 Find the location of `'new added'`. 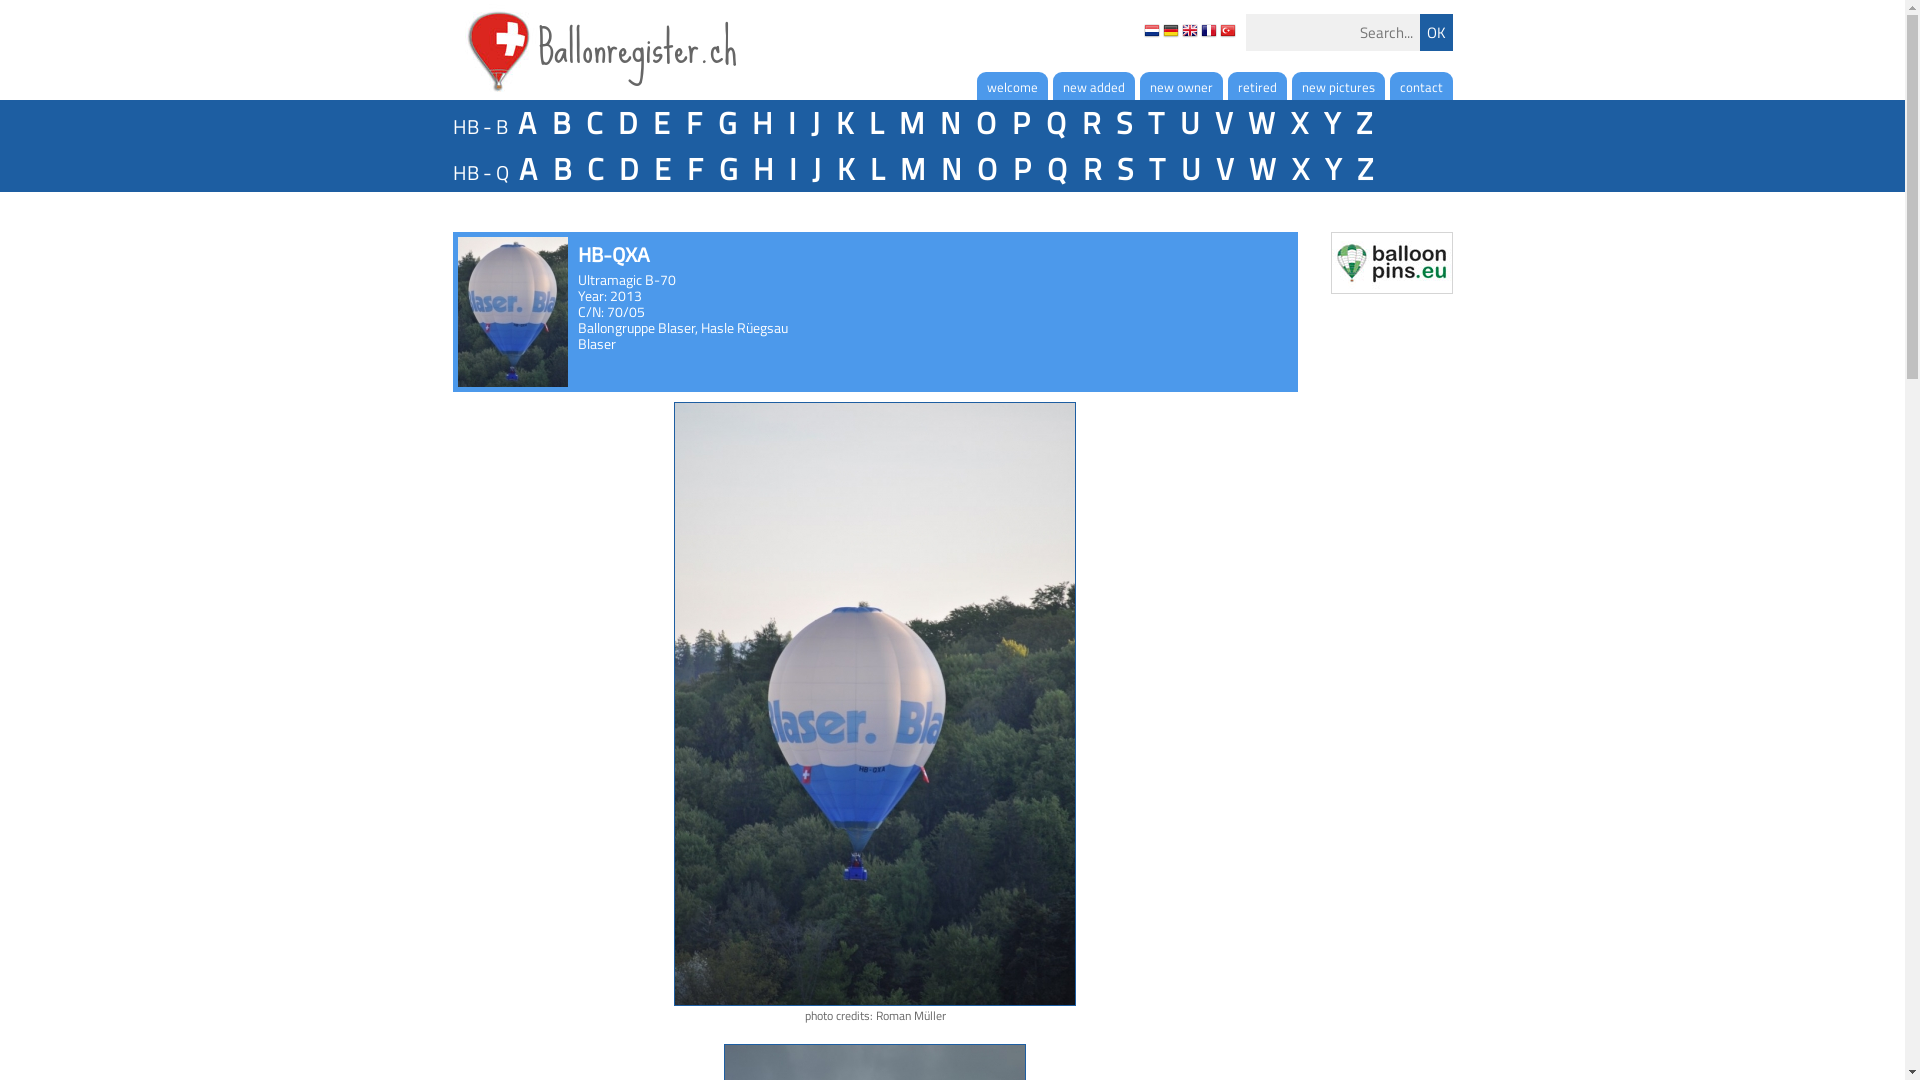

'new added' is located at coordinates (1050, 84).